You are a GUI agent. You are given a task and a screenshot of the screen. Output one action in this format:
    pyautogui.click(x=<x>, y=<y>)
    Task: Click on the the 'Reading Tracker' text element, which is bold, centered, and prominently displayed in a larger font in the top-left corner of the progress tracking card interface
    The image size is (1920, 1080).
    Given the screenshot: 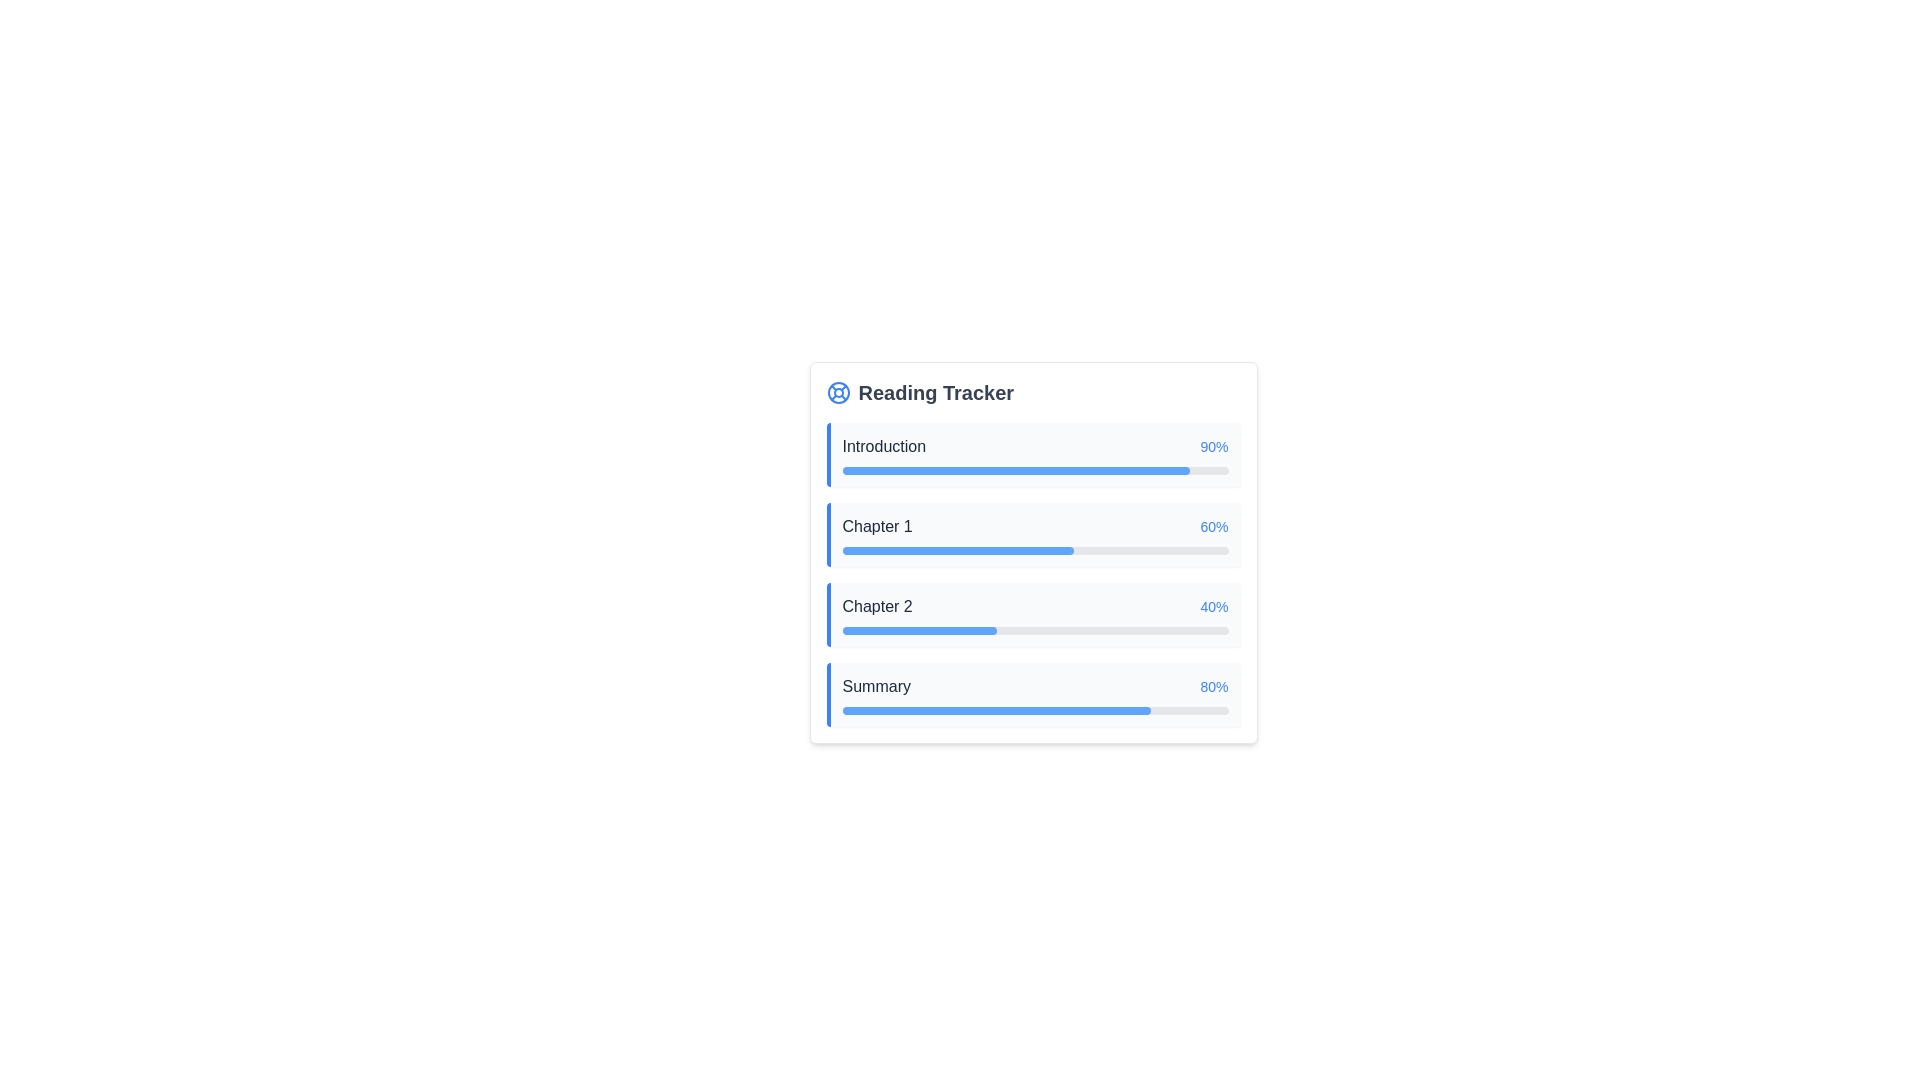 What is the action you would take?
    pyautogui.click(x=935, y=393)
    